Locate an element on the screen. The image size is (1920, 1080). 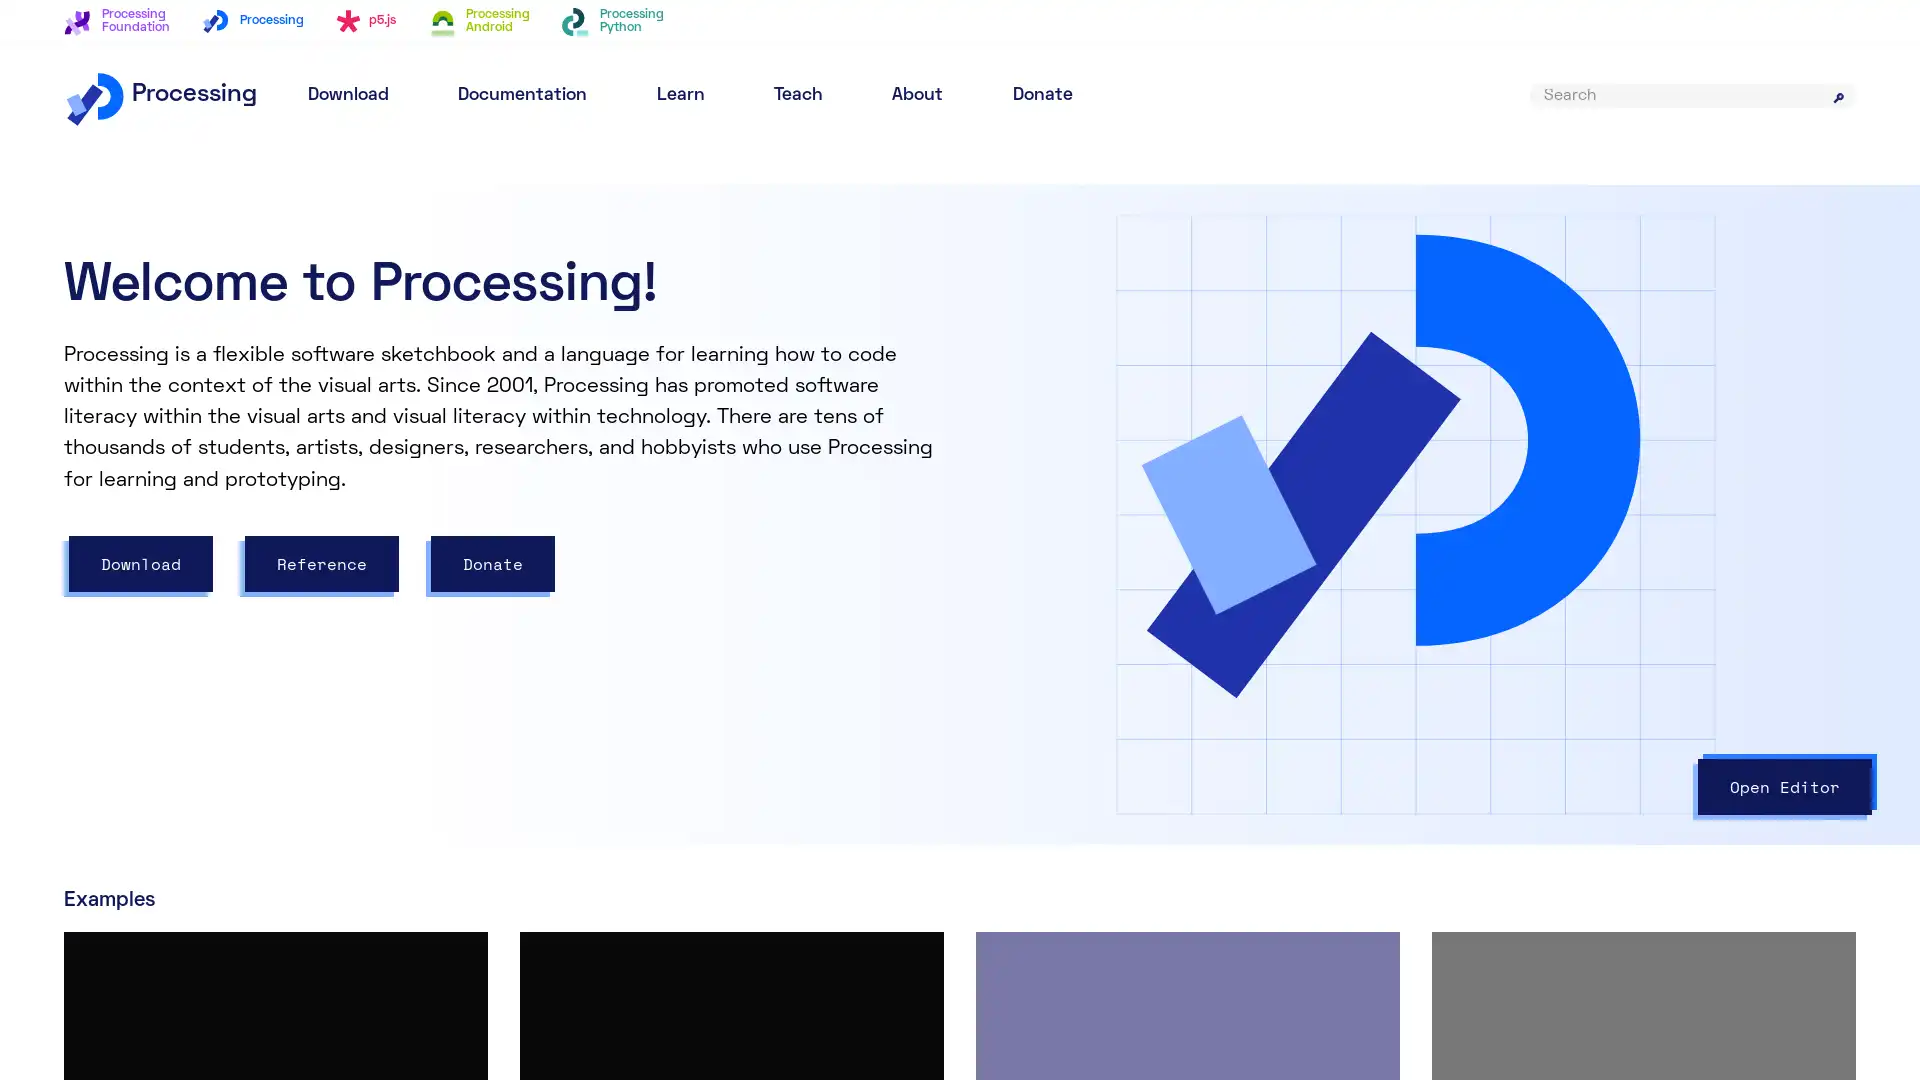
change position is located at coordinates (1463, 548).